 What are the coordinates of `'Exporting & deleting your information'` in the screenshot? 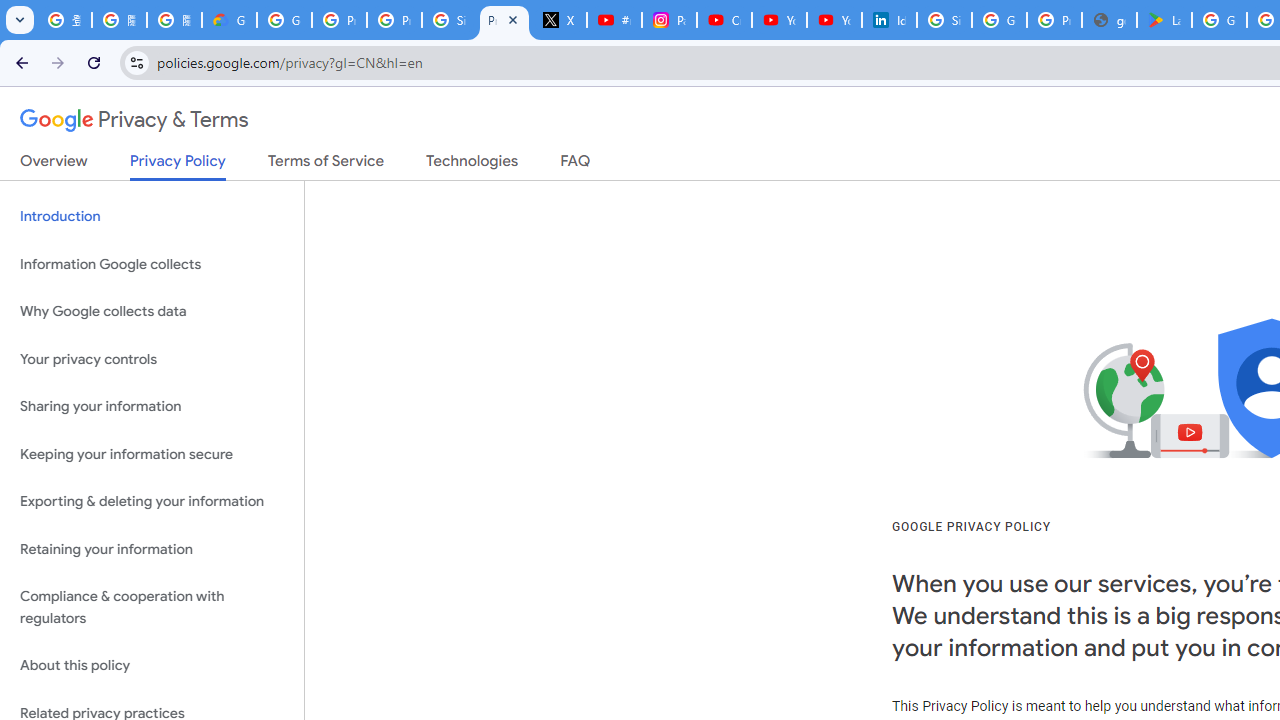 It's located at (151, 501).